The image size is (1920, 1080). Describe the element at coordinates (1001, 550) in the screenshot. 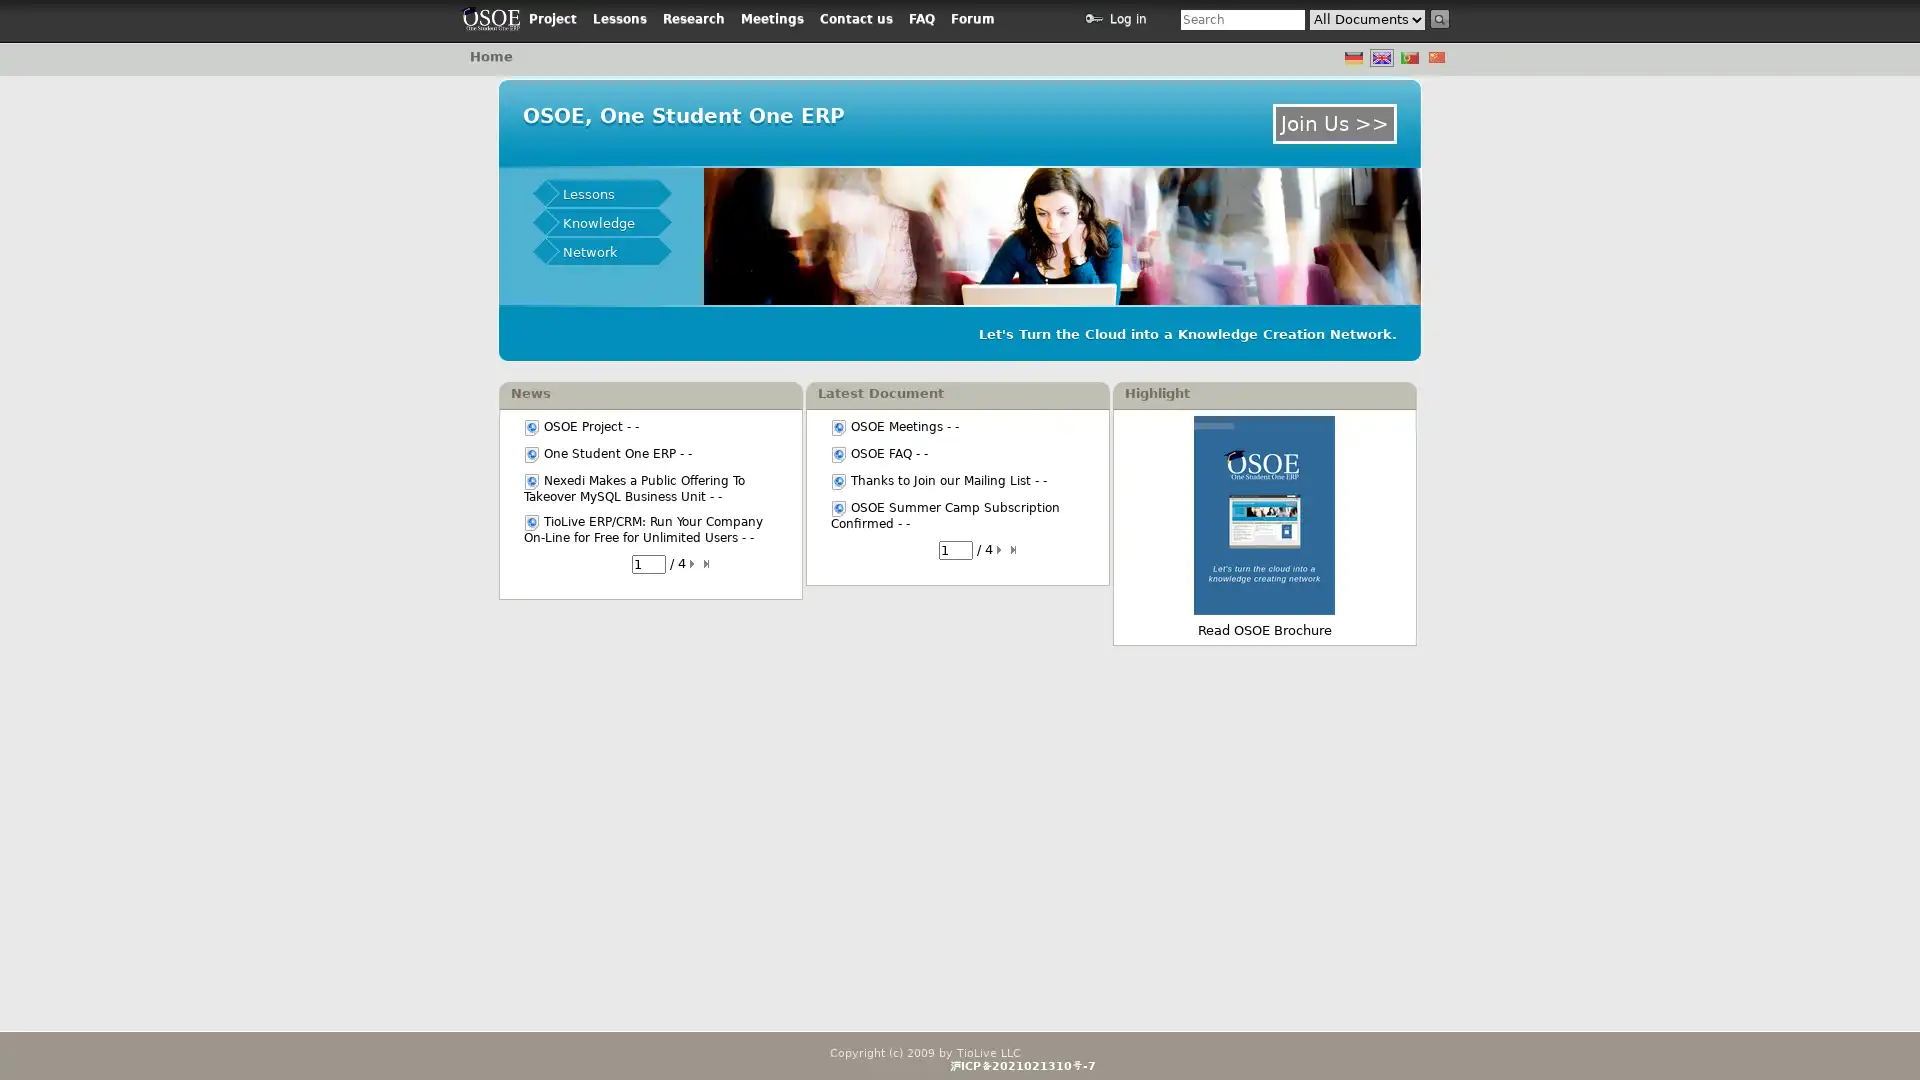

I see `Next Page` at that location.